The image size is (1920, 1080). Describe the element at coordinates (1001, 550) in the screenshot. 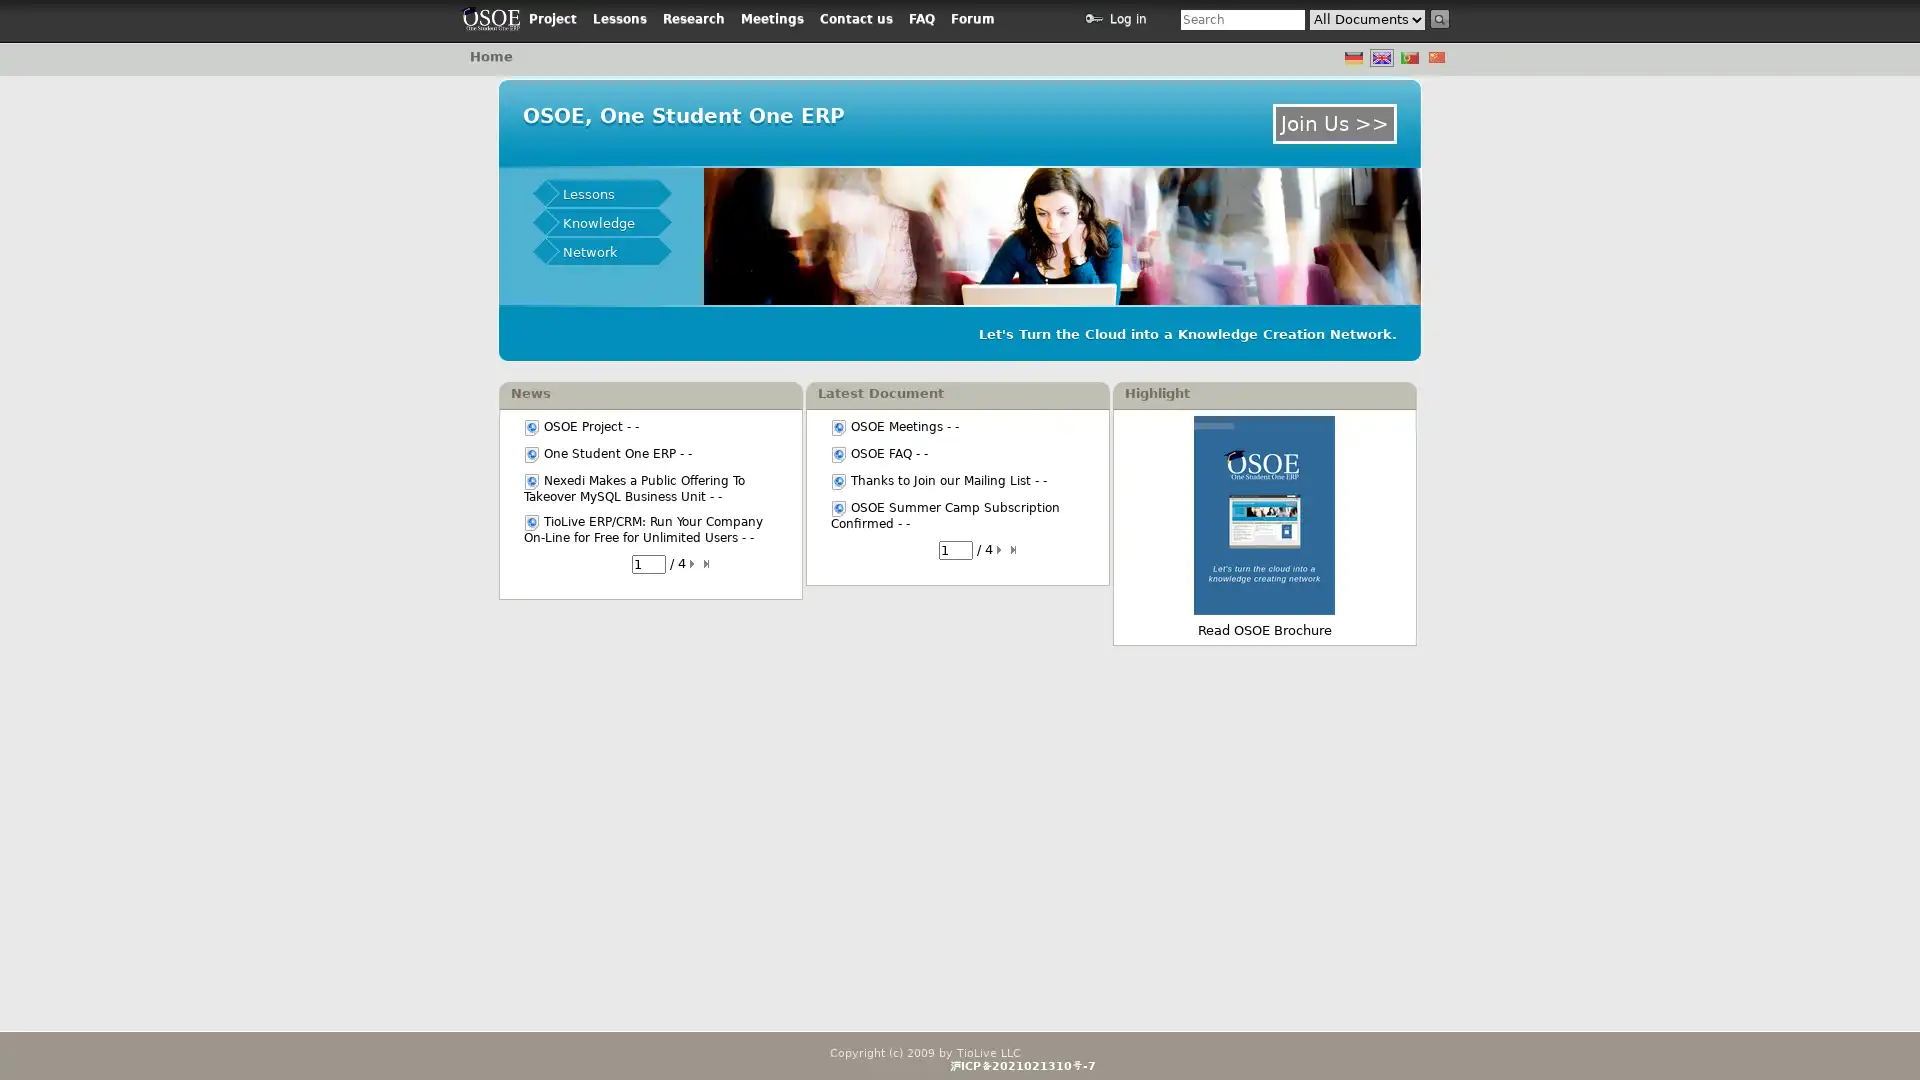

I see `Next Page` at that location.